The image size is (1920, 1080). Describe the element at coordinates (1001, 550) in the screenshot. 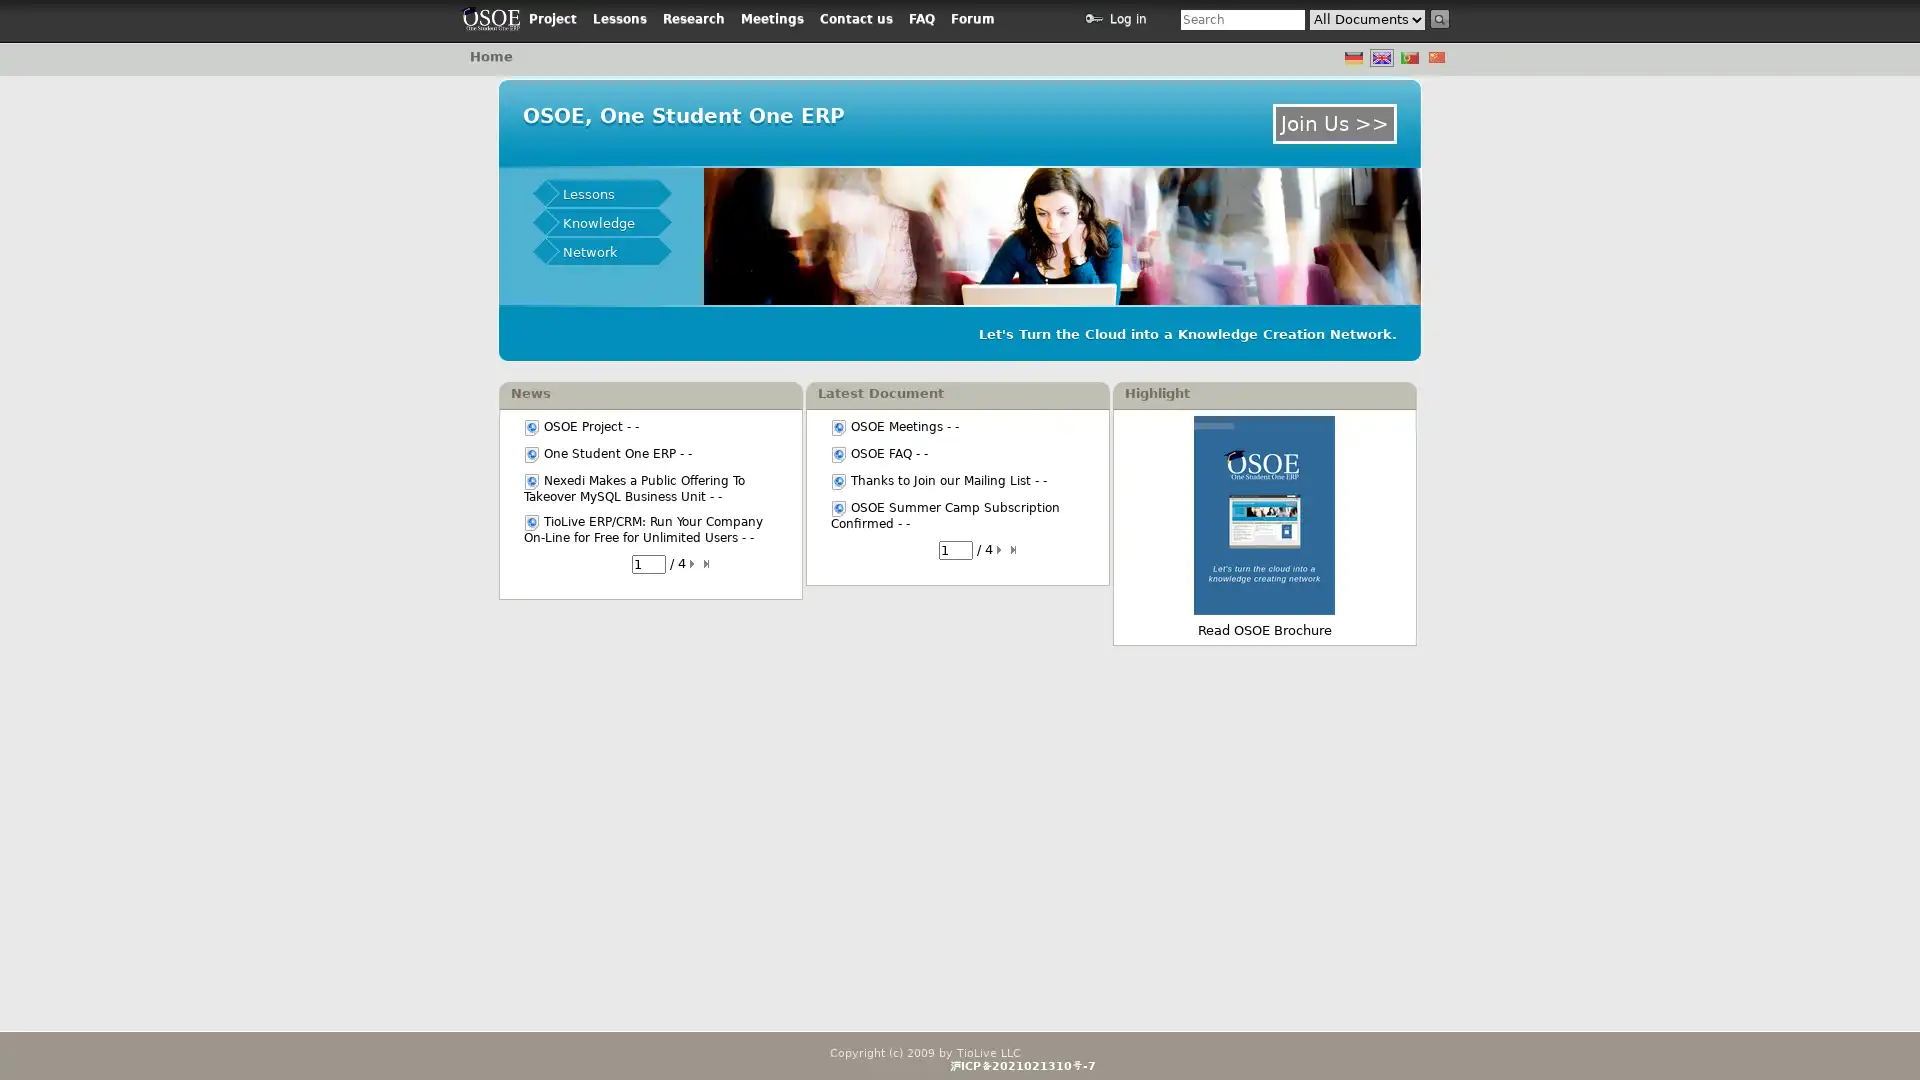

I see `Next Page` at that location.